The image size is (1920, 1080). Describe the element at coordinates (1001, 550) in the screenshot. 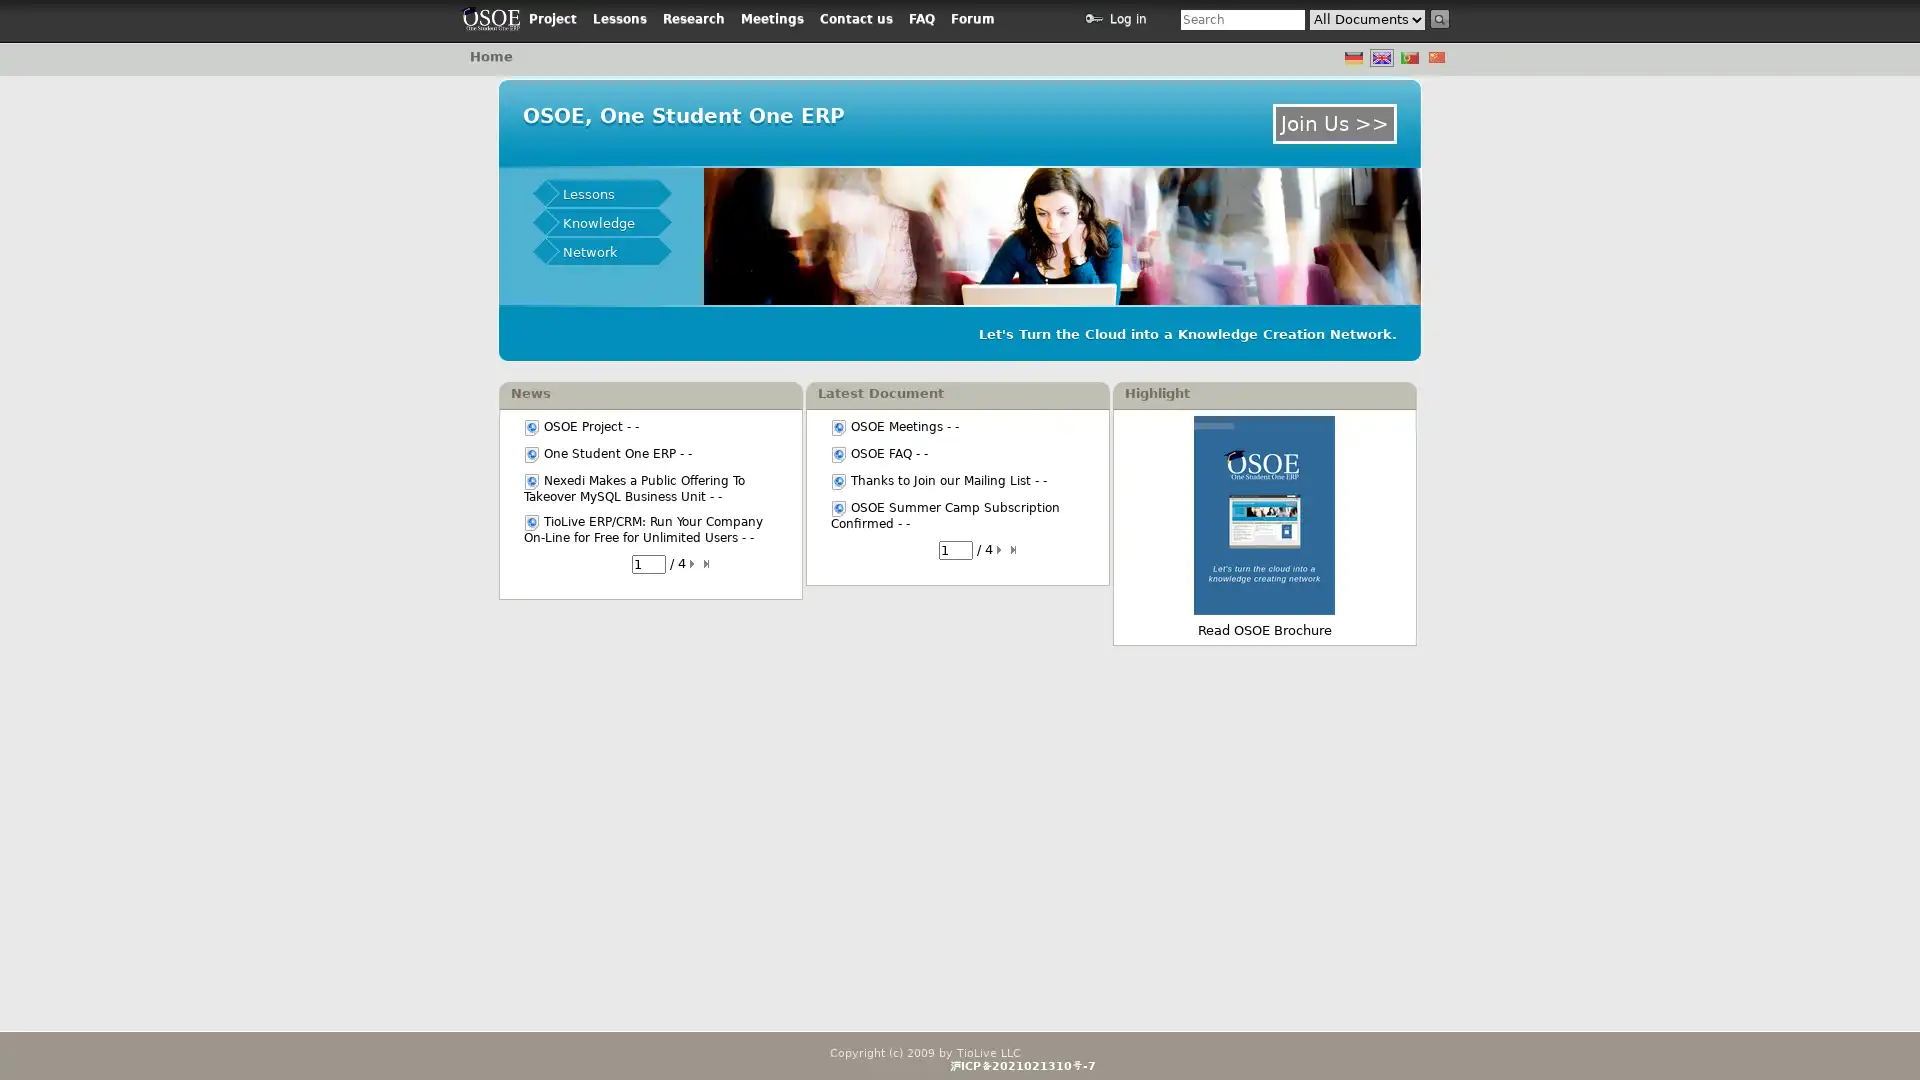

I see `Next Page` at that location.